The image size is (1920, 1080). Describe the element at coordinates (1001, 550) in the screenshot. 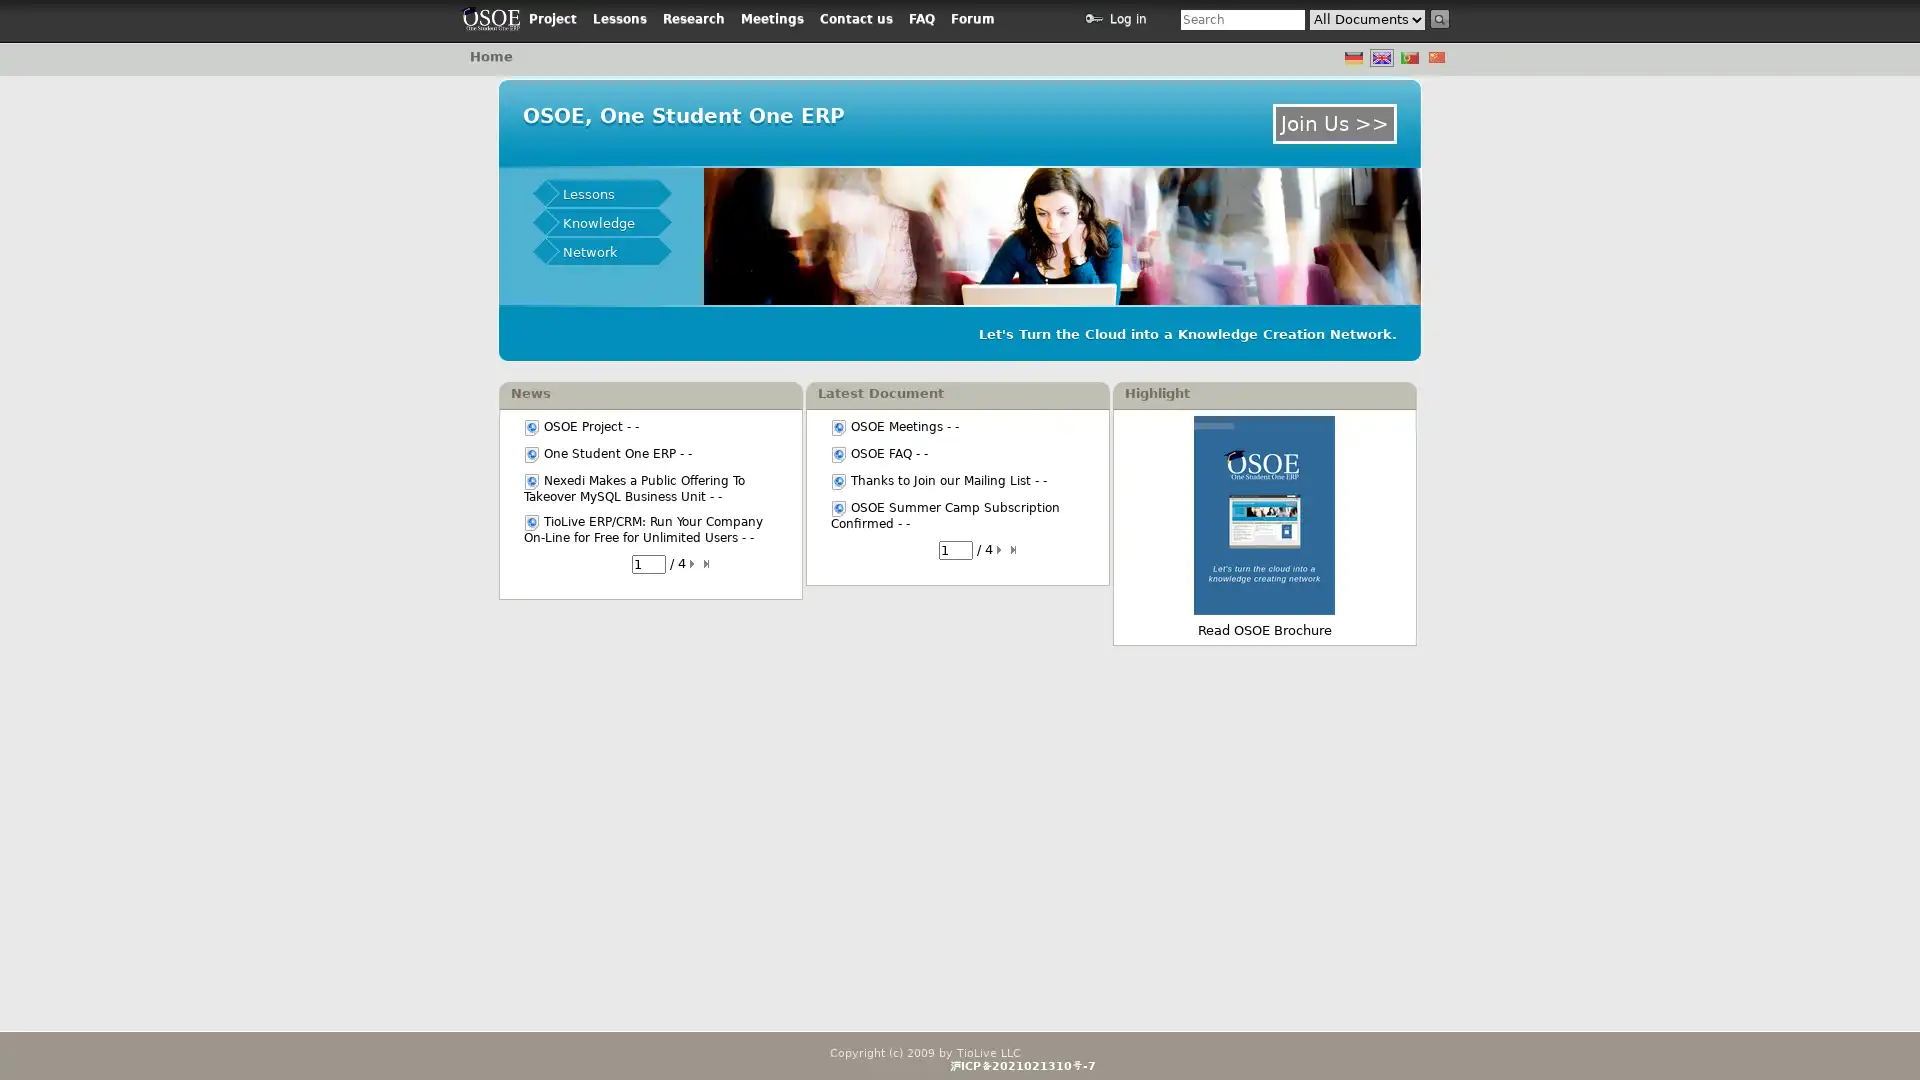

I see `Next Page` at that location.